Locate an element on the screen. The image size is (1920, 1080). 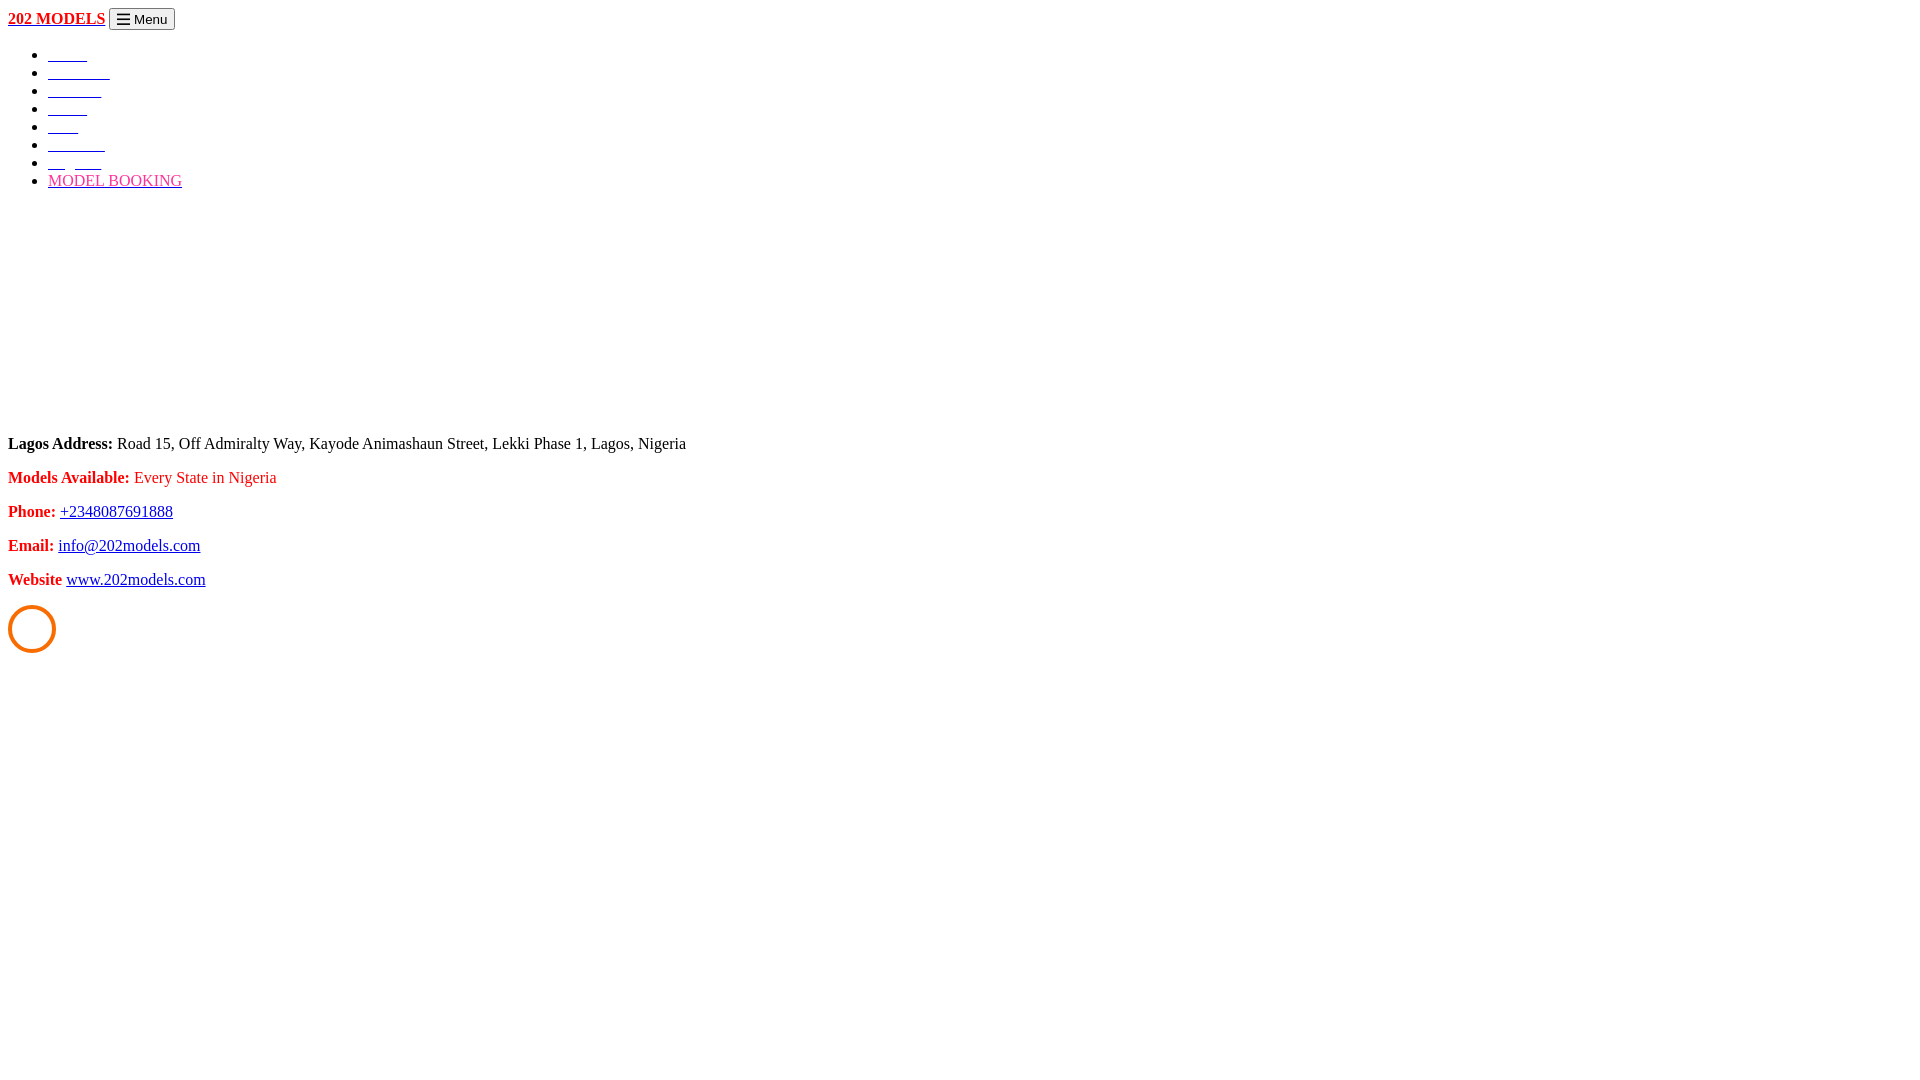
'+2348087691888' is located at coordinates (115, 510).